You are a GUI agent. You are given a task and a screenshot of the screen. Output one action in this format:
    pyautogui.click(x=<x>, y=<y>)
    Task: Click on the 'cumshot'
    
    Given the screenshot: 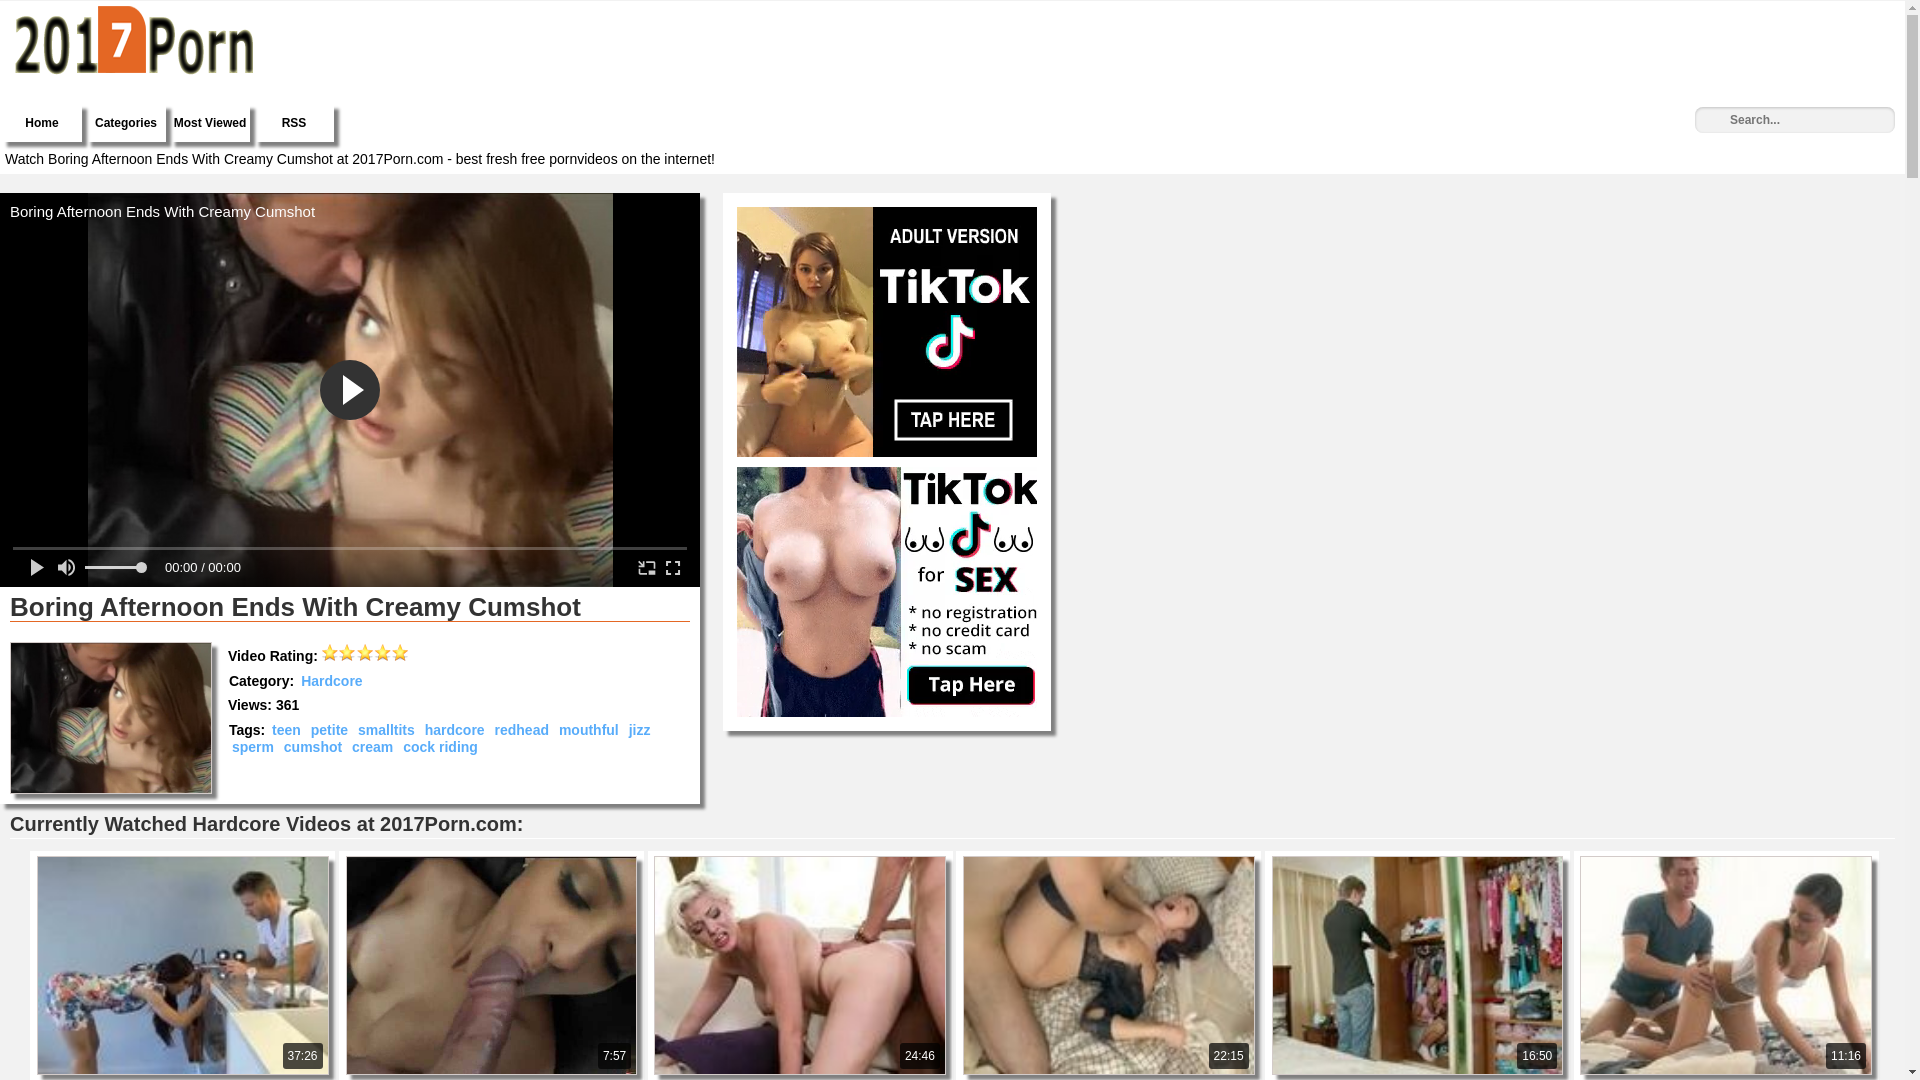 What is the action you would take?
    pyautogui.click(x=311, y=747)
    